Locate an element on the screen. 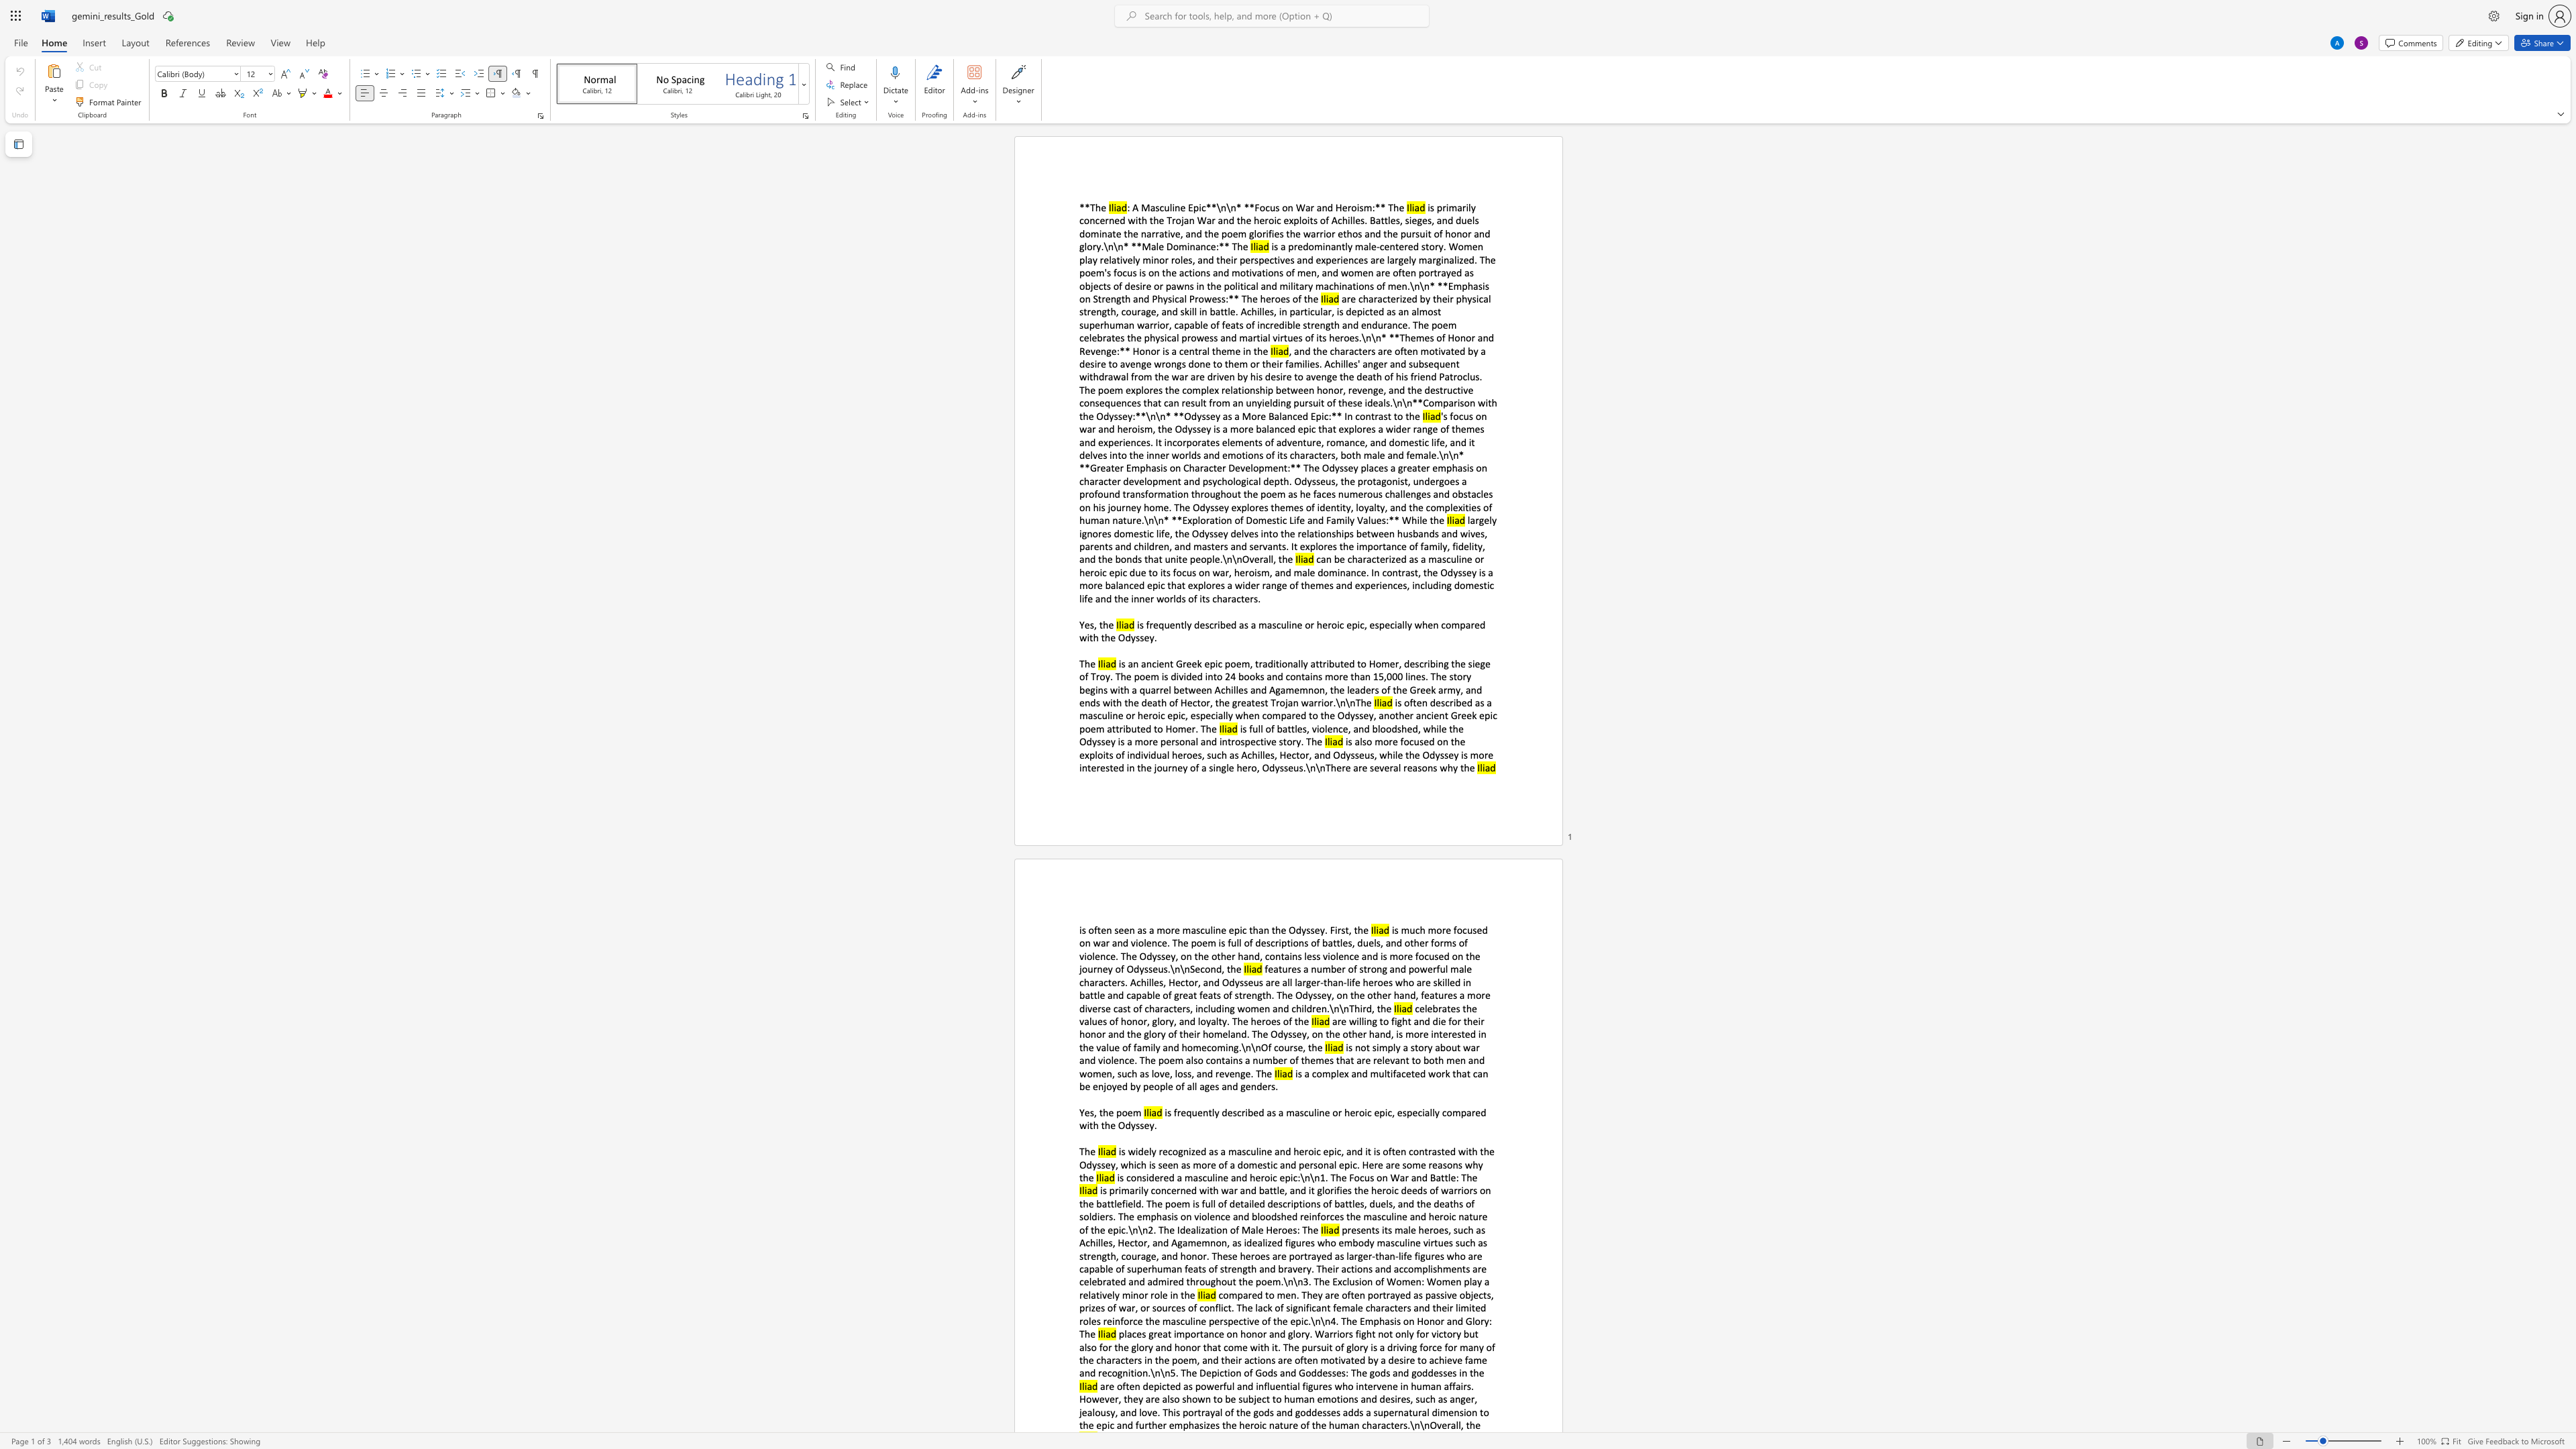 The height and width of the screenshot is (1449, 2576). the subset text "zed as a masculine and heroic epic, and it is often contrasted with the Odyssey, which is seen a" within the text "is widely recognized as a masculine and heroic epic, and it is often contrasted with the Odyssey, which is seen as more of a domestic and personal epic. Here are some reasons why the" is located at coordinates (1191, 1150).